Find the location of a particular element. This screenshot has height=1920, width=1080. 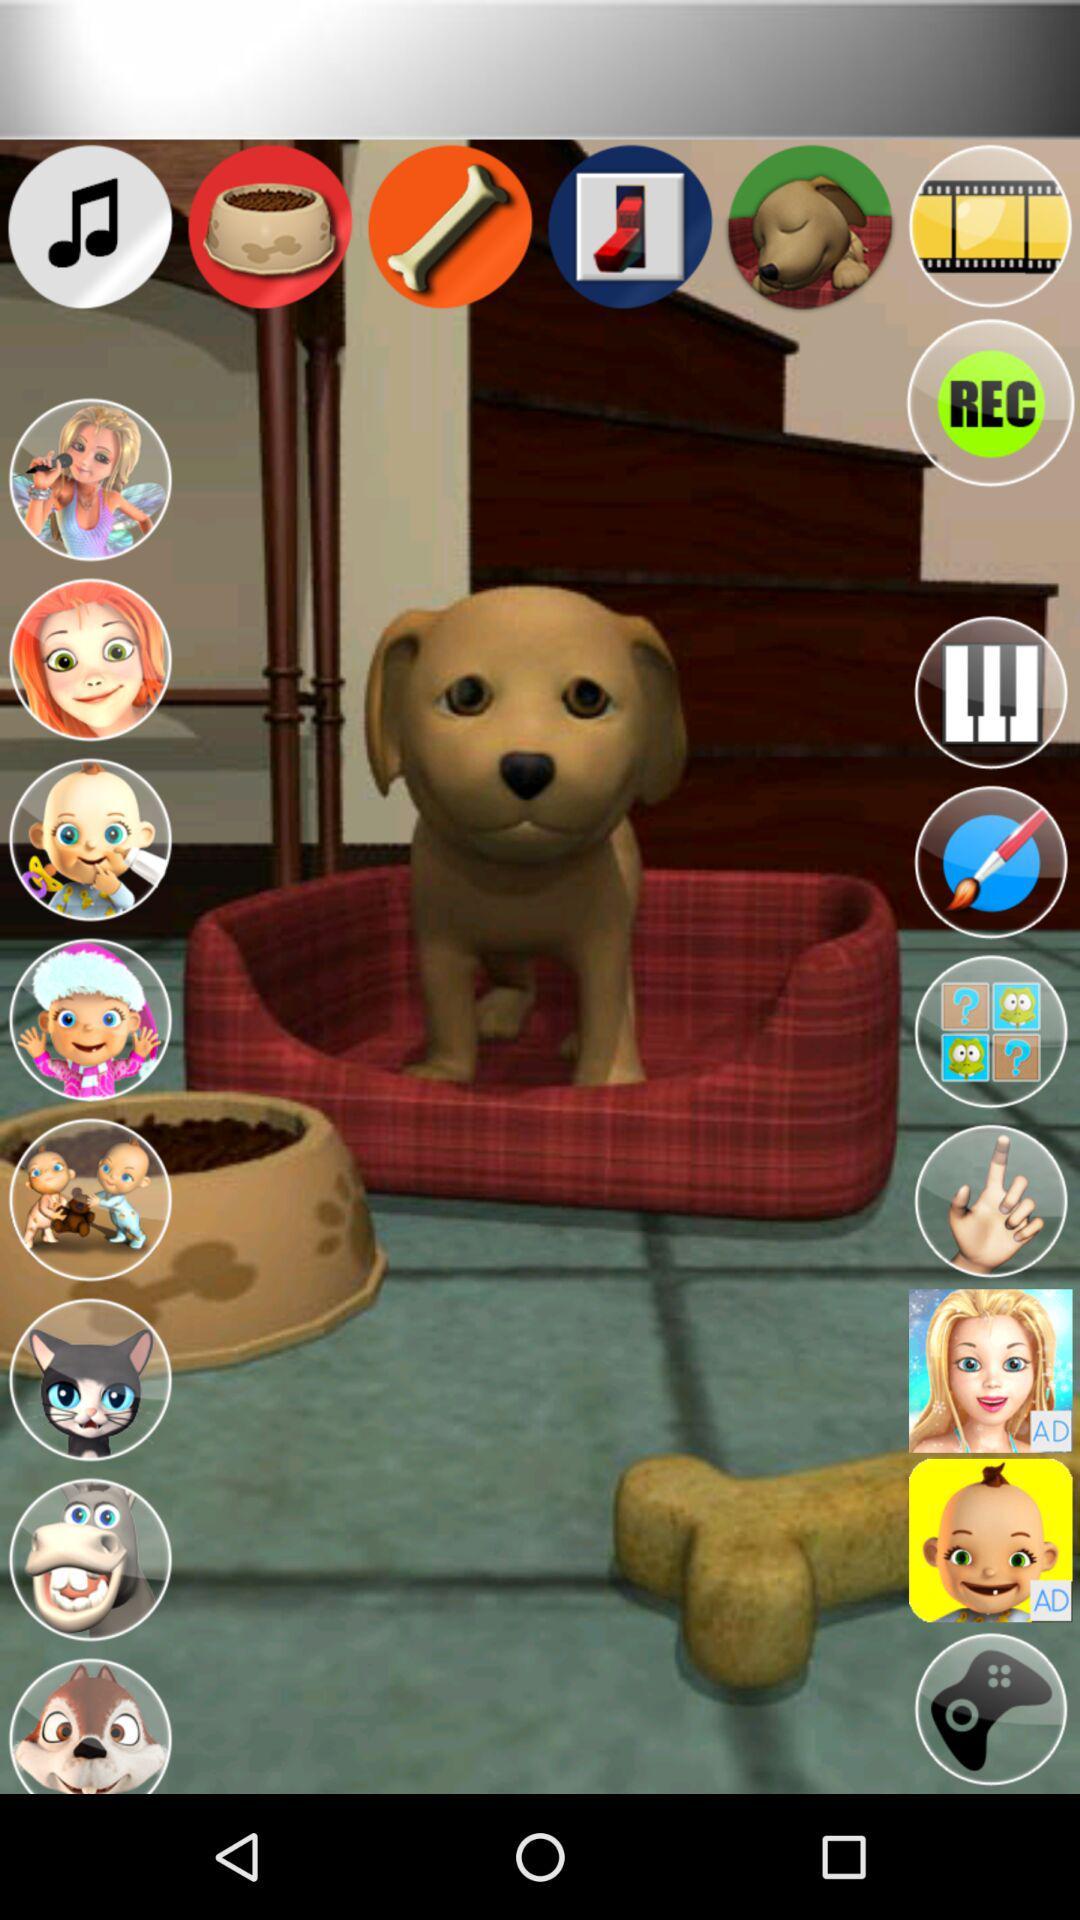

the avatar icon is located at coordinates (990, 1467).